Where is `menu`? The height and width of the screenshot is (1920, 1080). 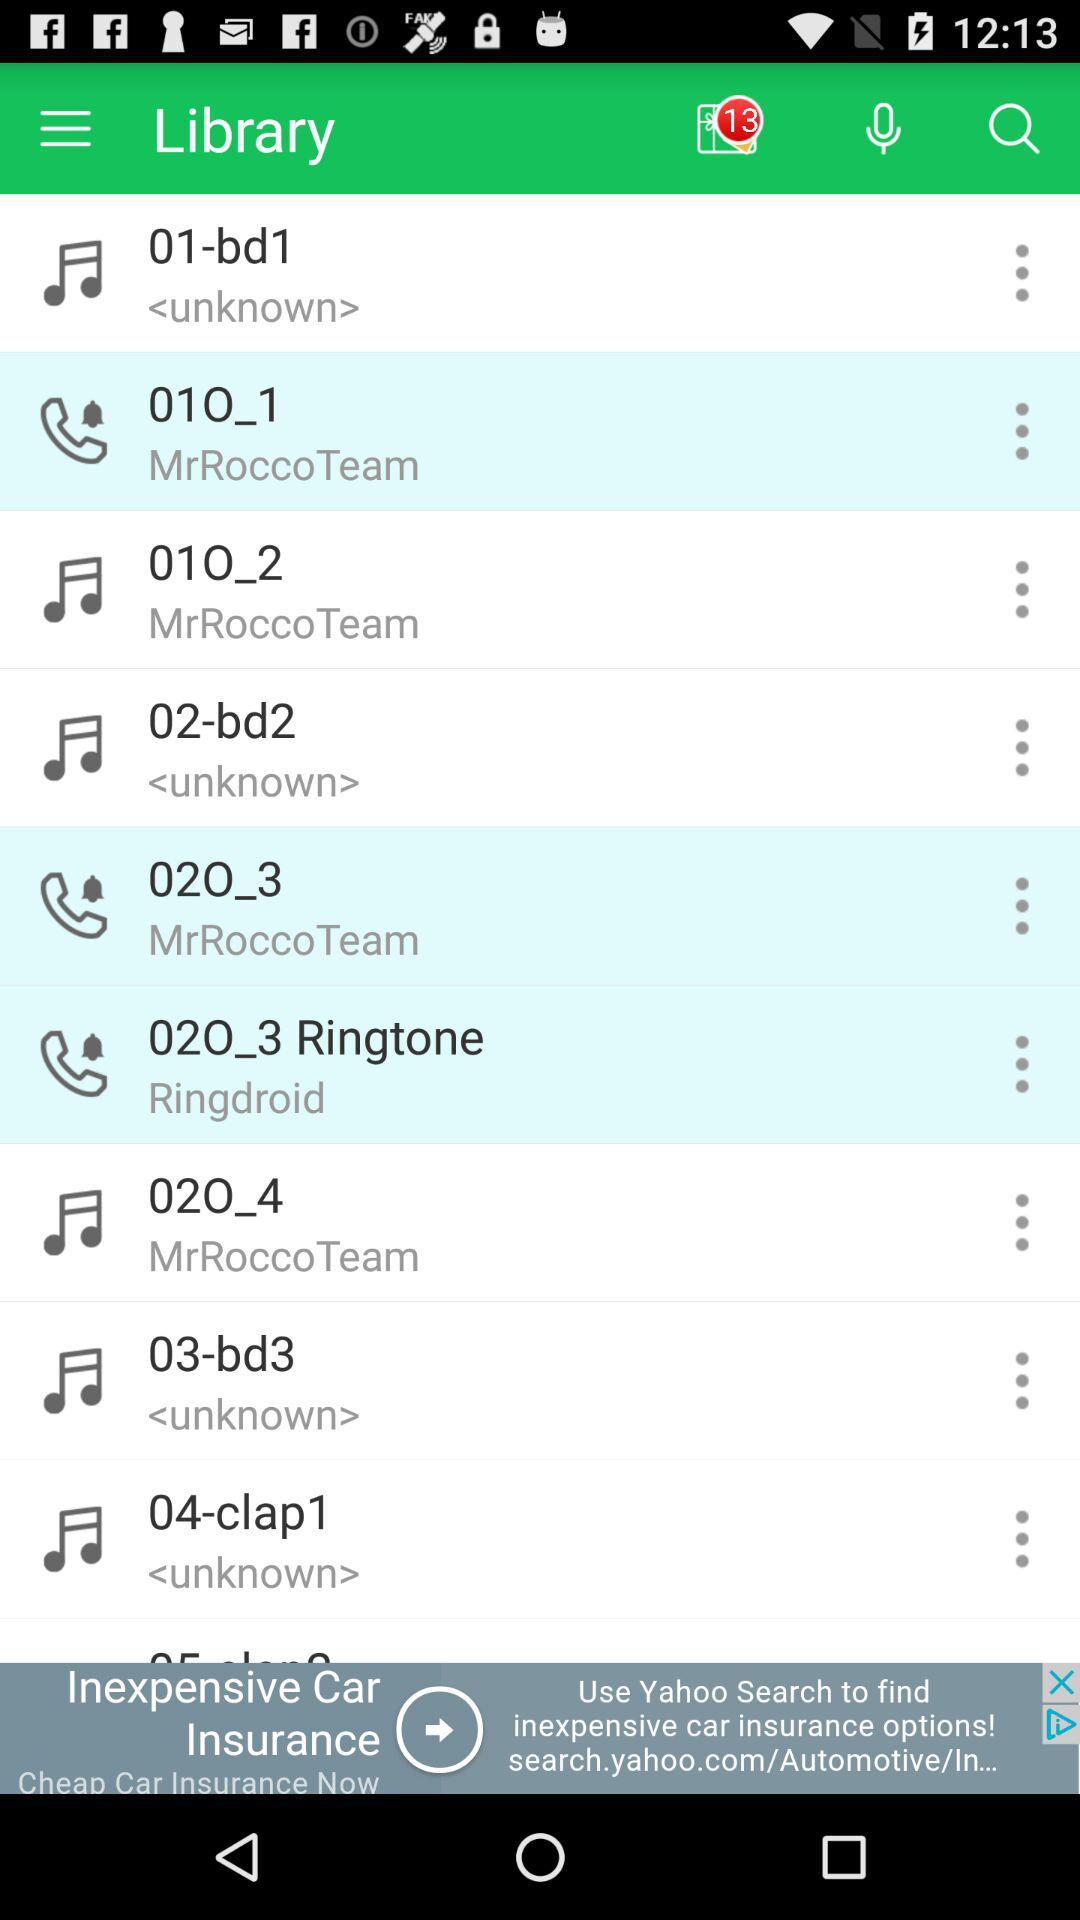
menu is located at coordinates (1022, 1063).